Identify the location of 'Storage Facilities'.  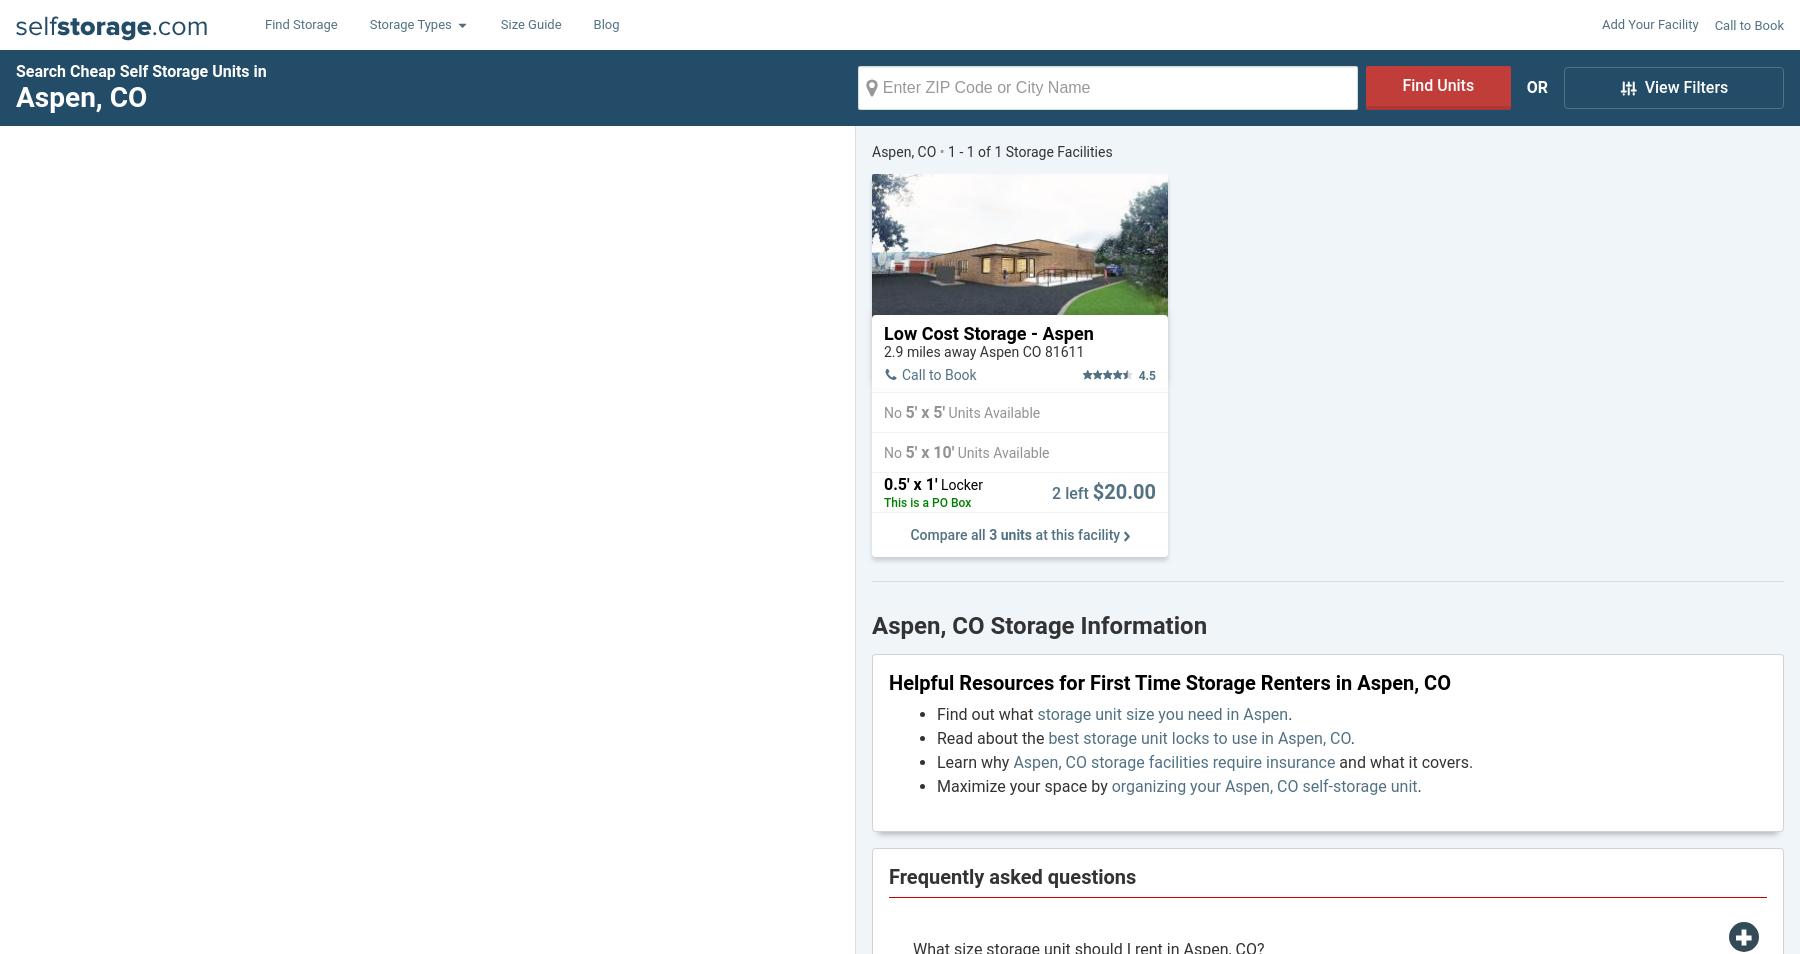
(1056, 150).